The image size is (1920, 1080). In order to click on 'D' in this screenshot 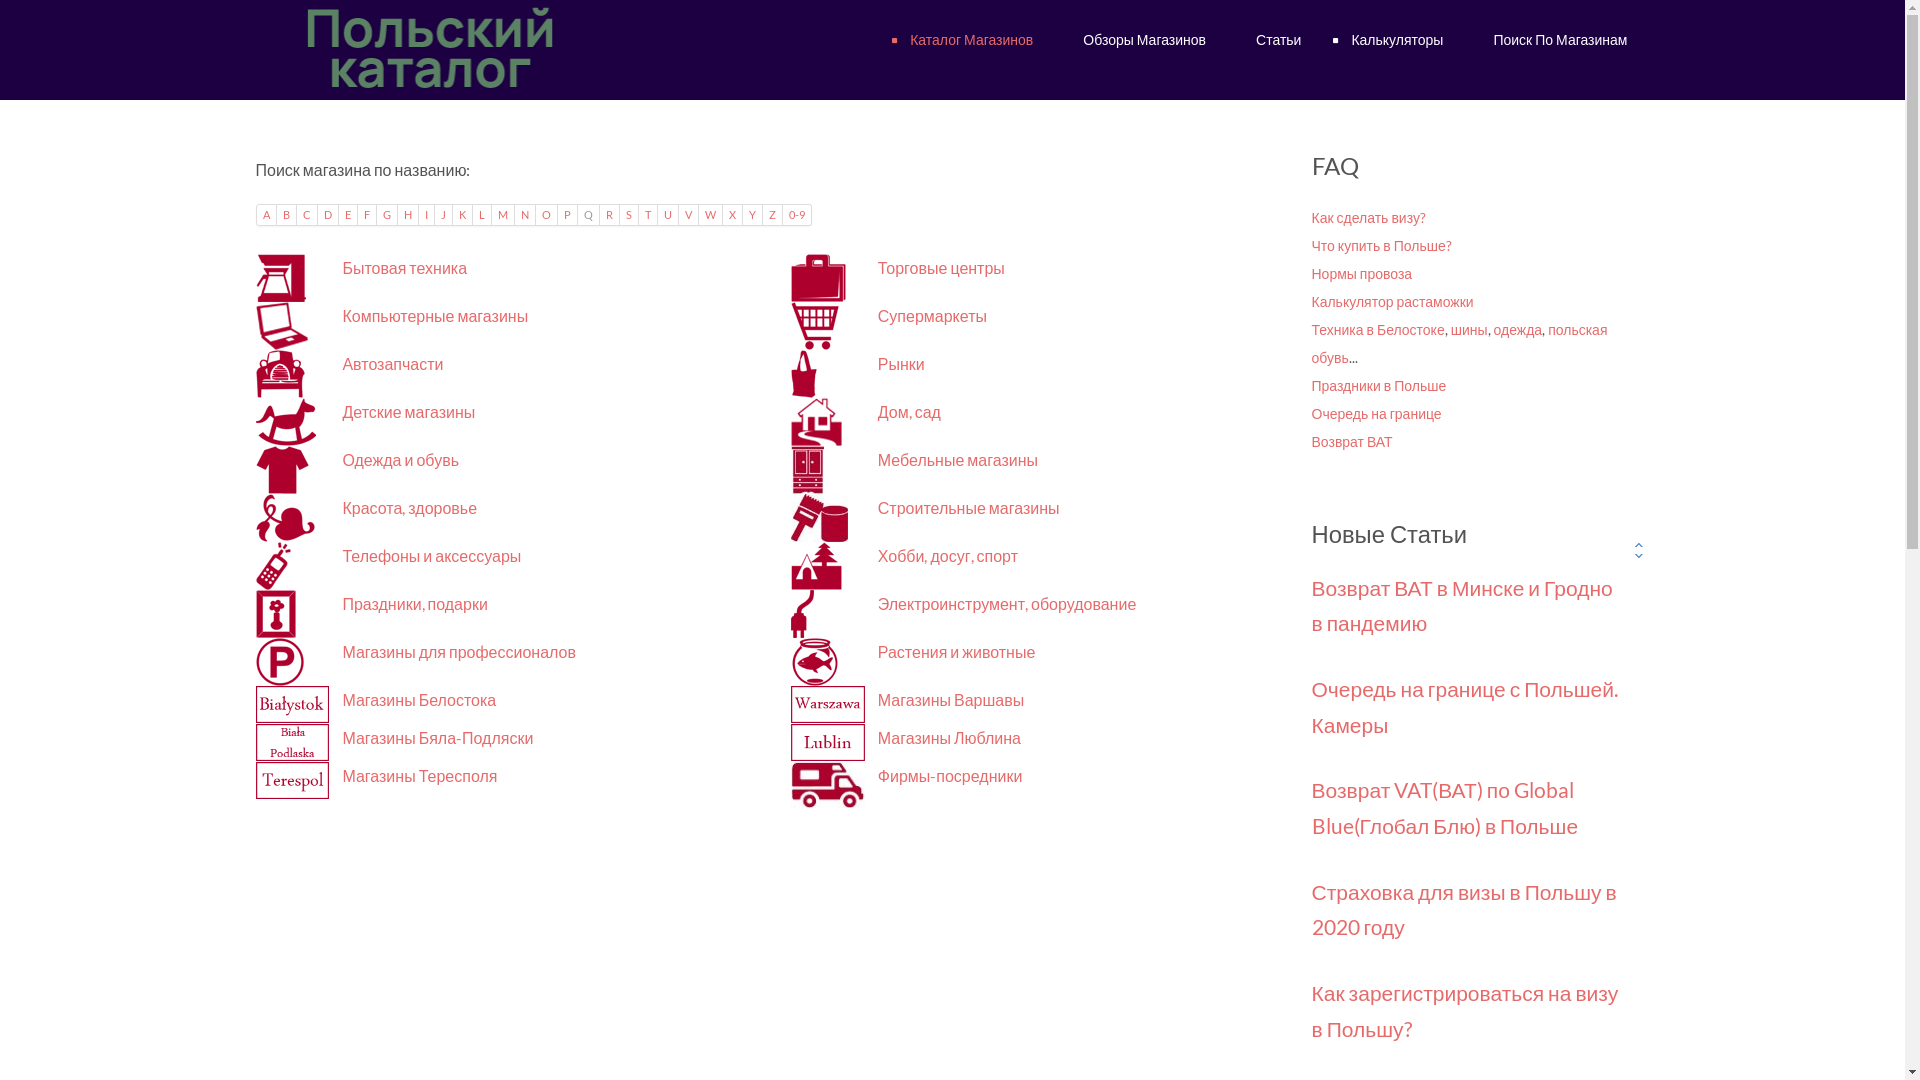, I will do `click(328, 215)`.